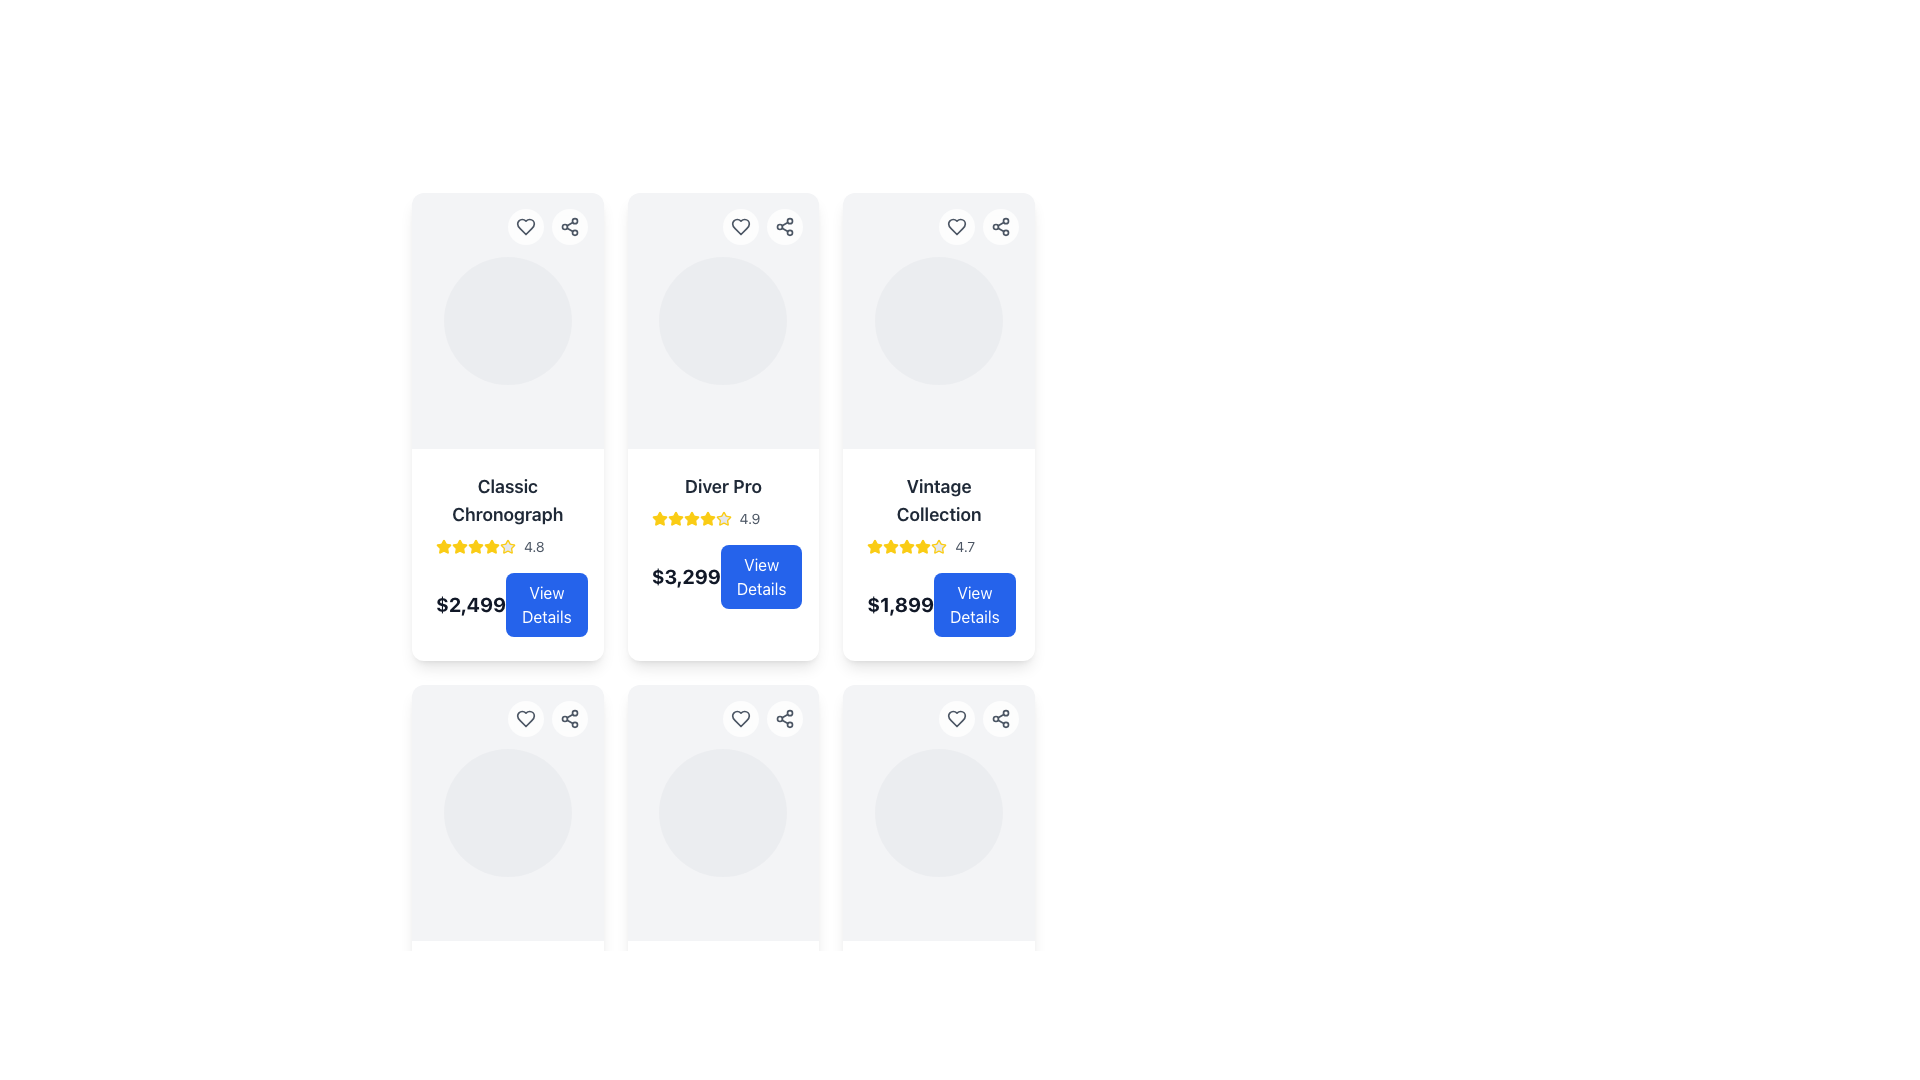 The width and height of the screenshot is (1920, 1080). I want to click on displayed price from the Text label located in the third column of the top row of the Vintage Collection product card, directly below the product name and rating stars, so click(899, 604).